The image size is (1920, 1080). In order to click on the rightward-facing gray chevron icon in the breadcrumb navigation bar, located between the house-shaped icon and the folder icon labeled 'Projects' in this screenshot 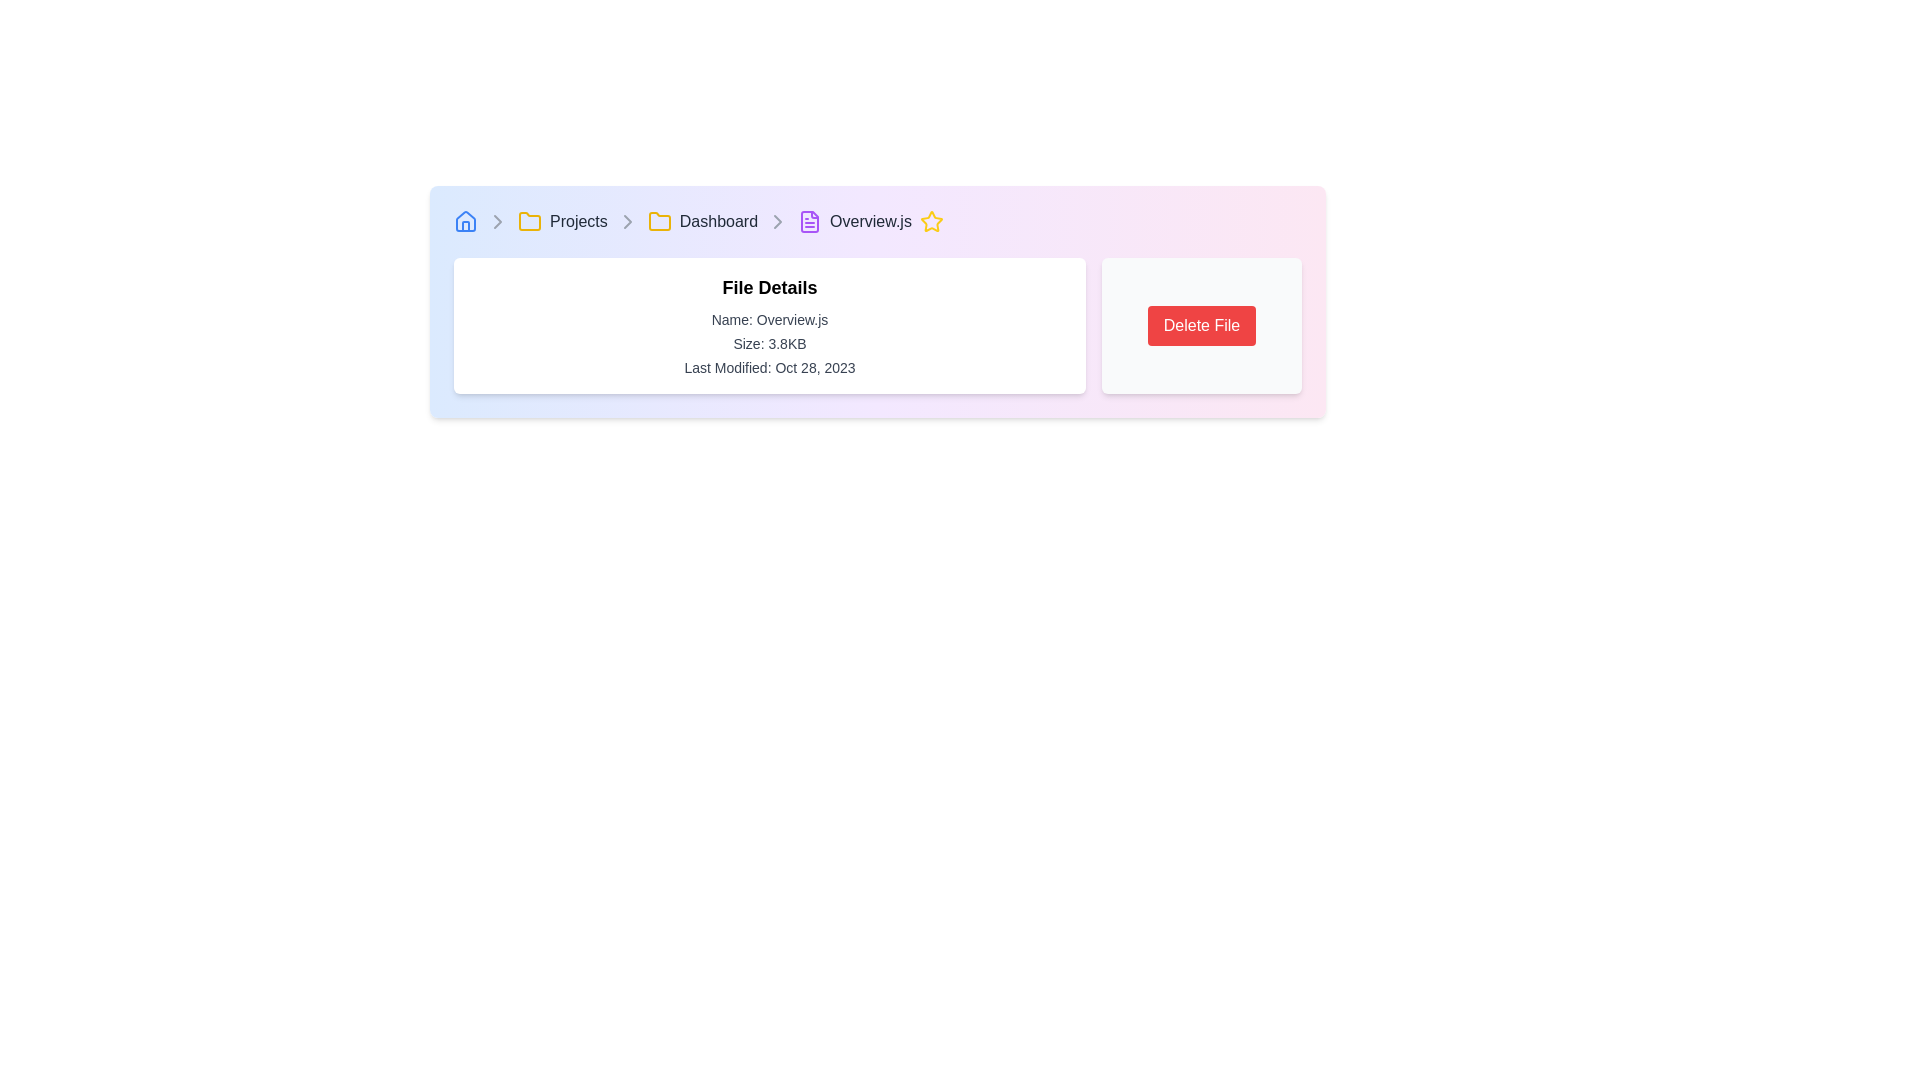, I will do `click(498, 222)`.